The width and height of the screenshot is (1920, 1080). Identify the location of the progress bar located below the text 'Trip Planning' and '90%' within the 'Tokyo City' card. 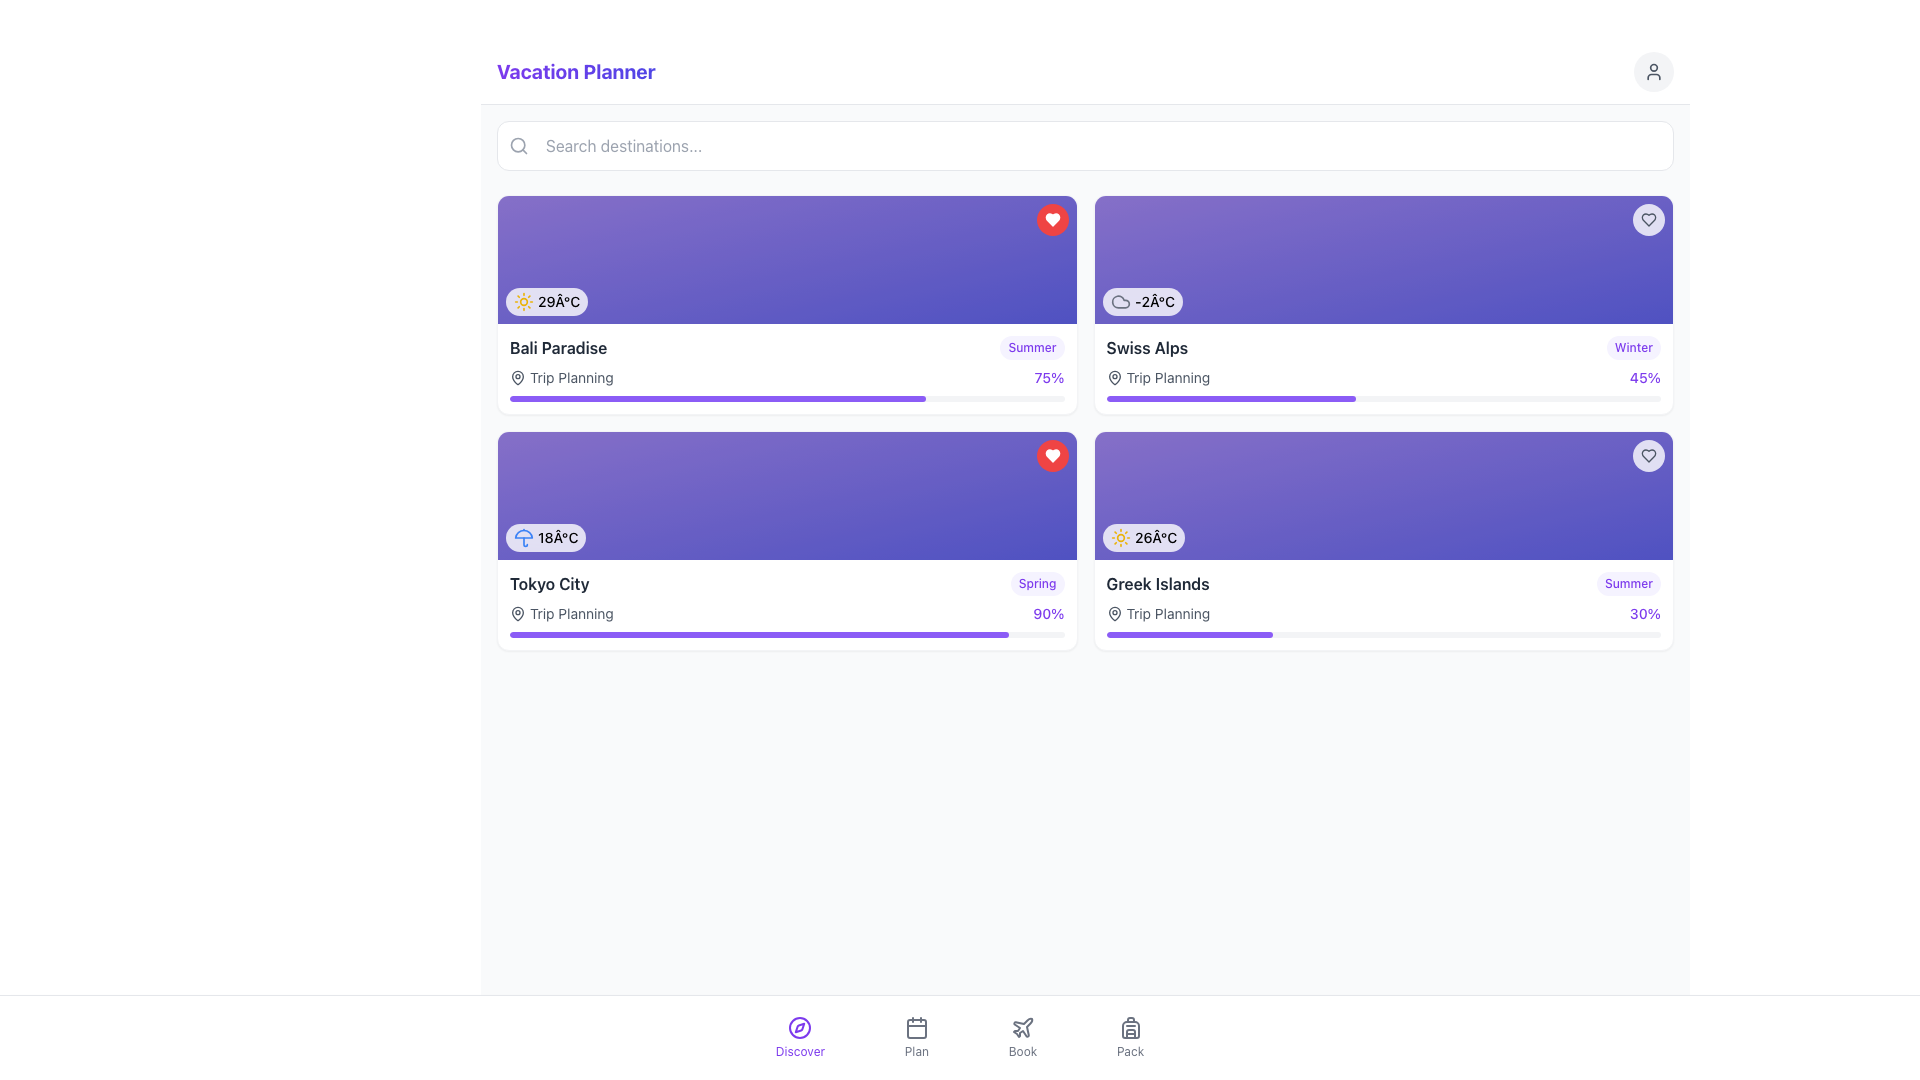
(786, 635).